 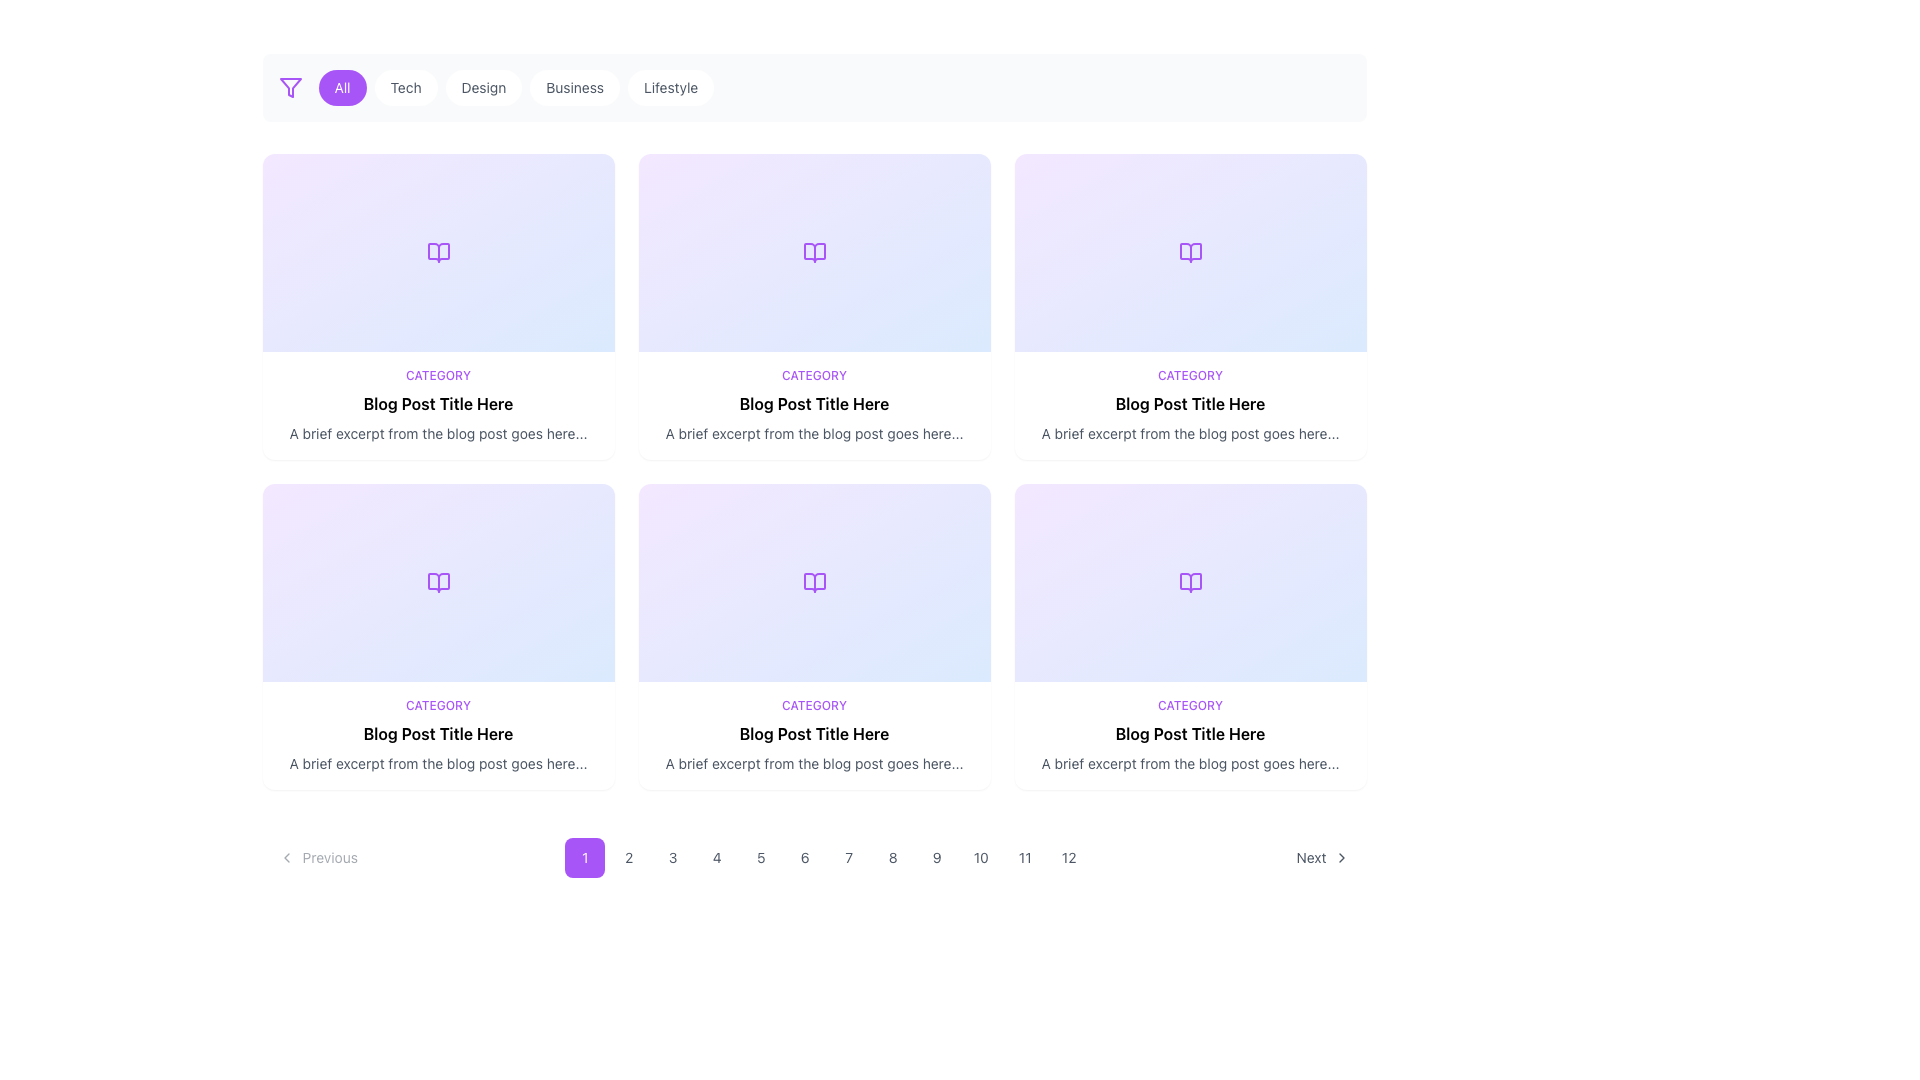 I want to click on text from the Text block containing 'CATEGORY', 'Blog Post Title Here', and 'A brief excerpt from the blog post goes here...' located in the second card of the second row in the central grid of the webpage, so click(x=814, y=405).